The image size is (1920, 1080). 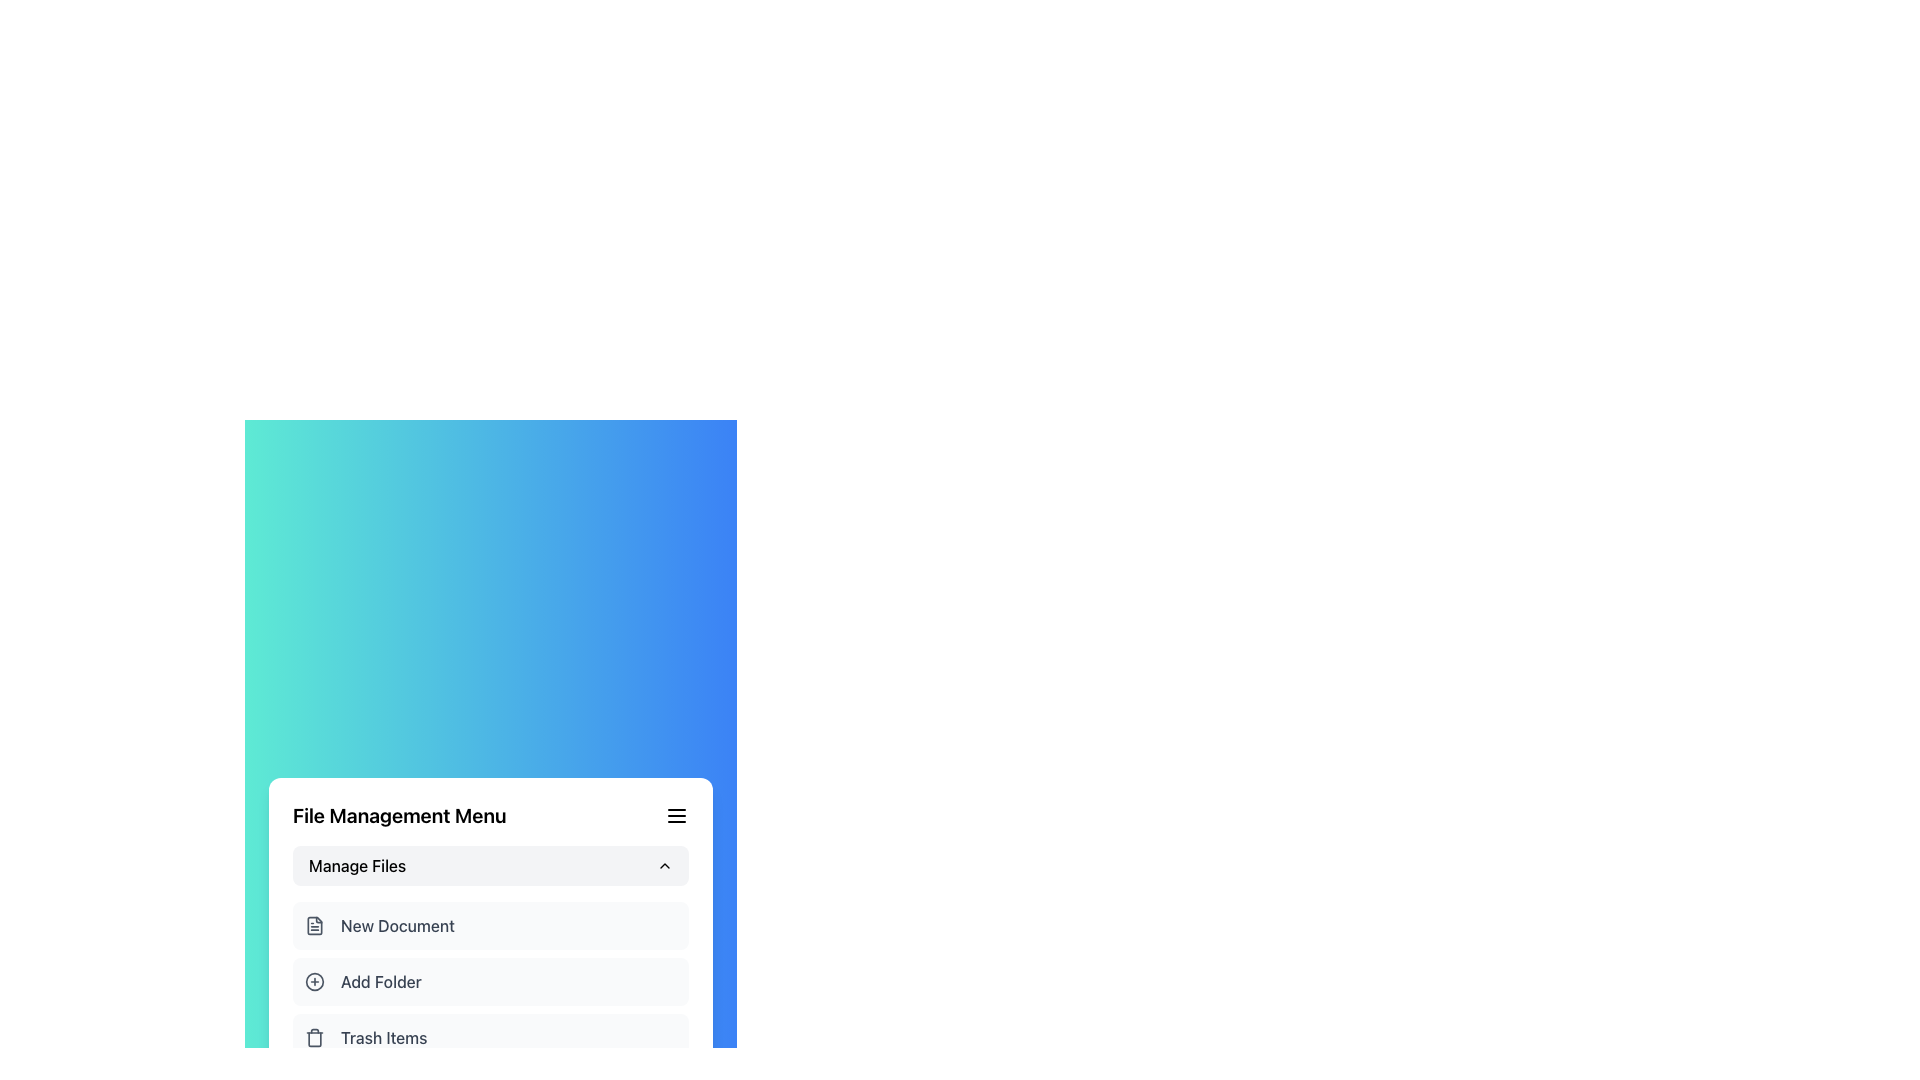 I want to click on the text 'Trash Items' in the file management menu, which is styled in medium-weight gray font and positioned to the right of a trashcan icon, so click(x=384, y=1036).